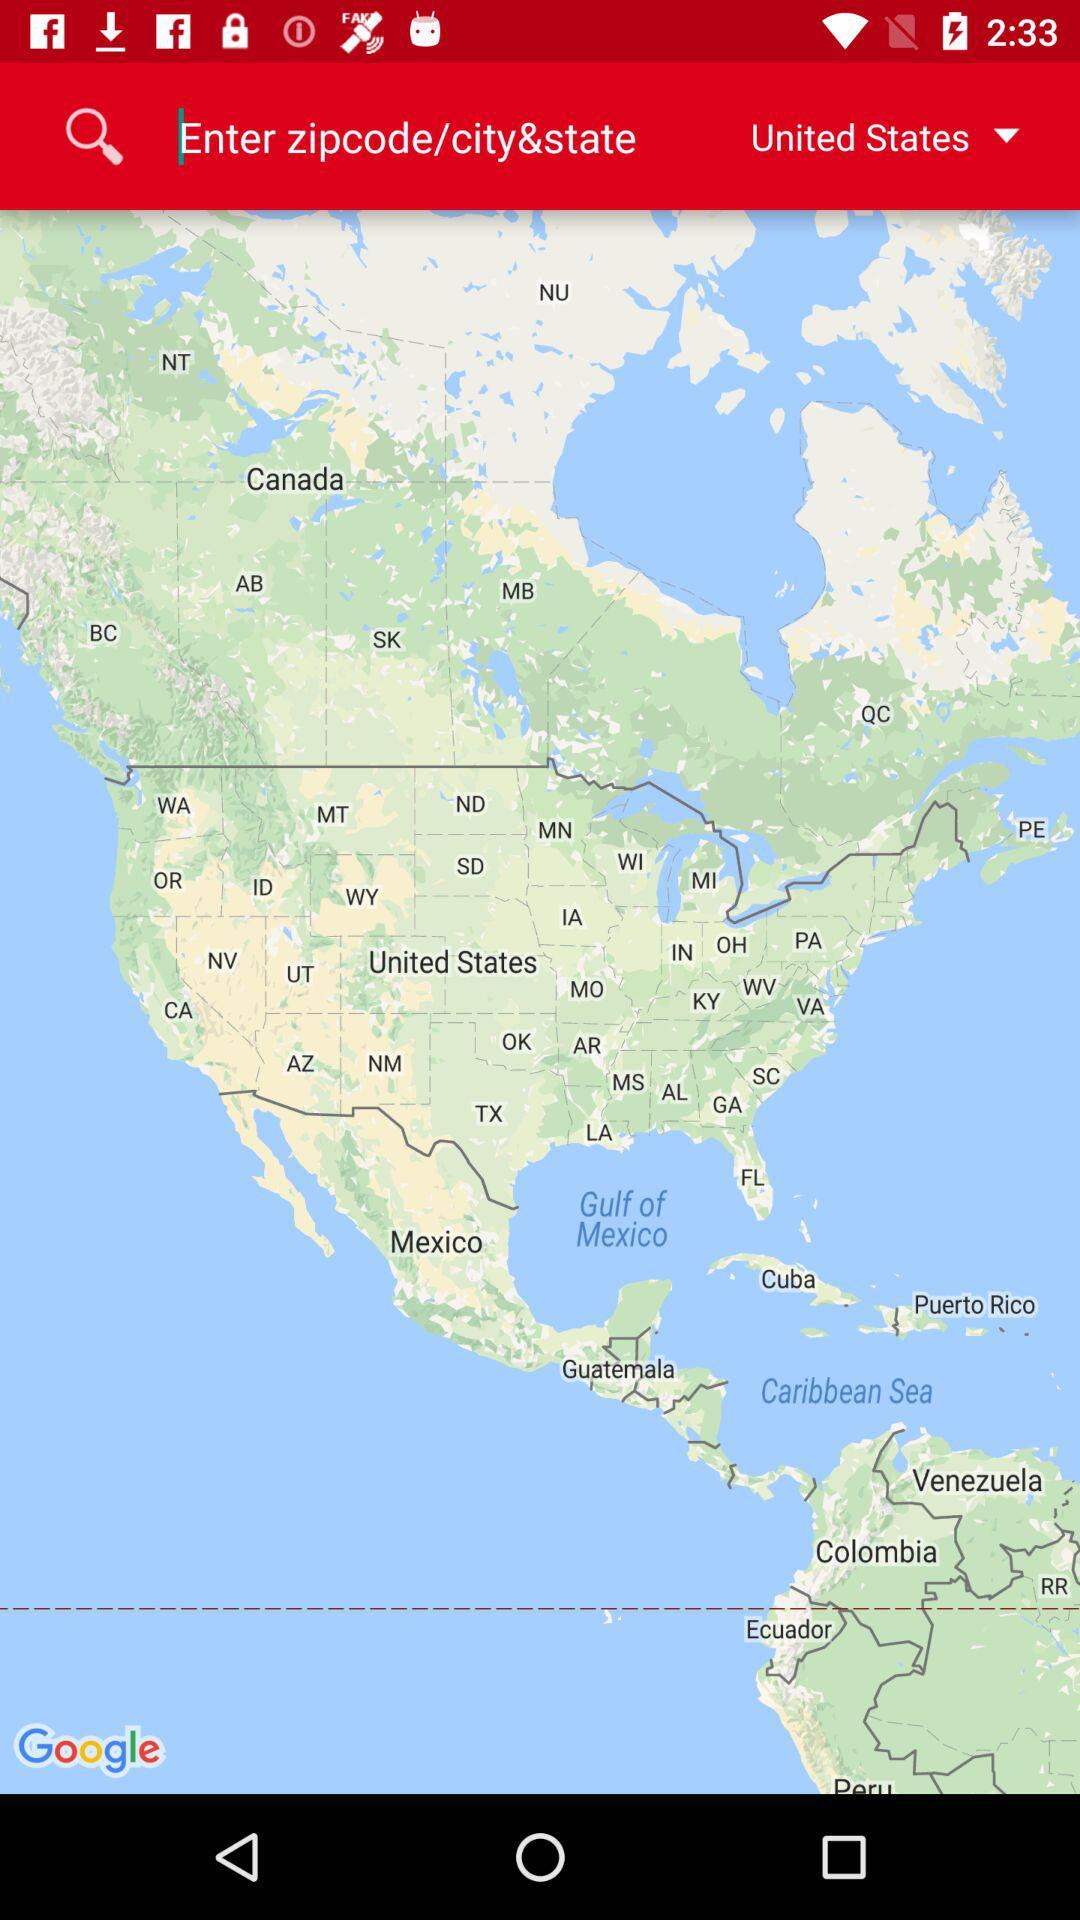 The image size is (1080, 1920). What do you see at coordinates (853, 135) in the screenshot?
I see `the united states item` at bounding box center [853, 135].